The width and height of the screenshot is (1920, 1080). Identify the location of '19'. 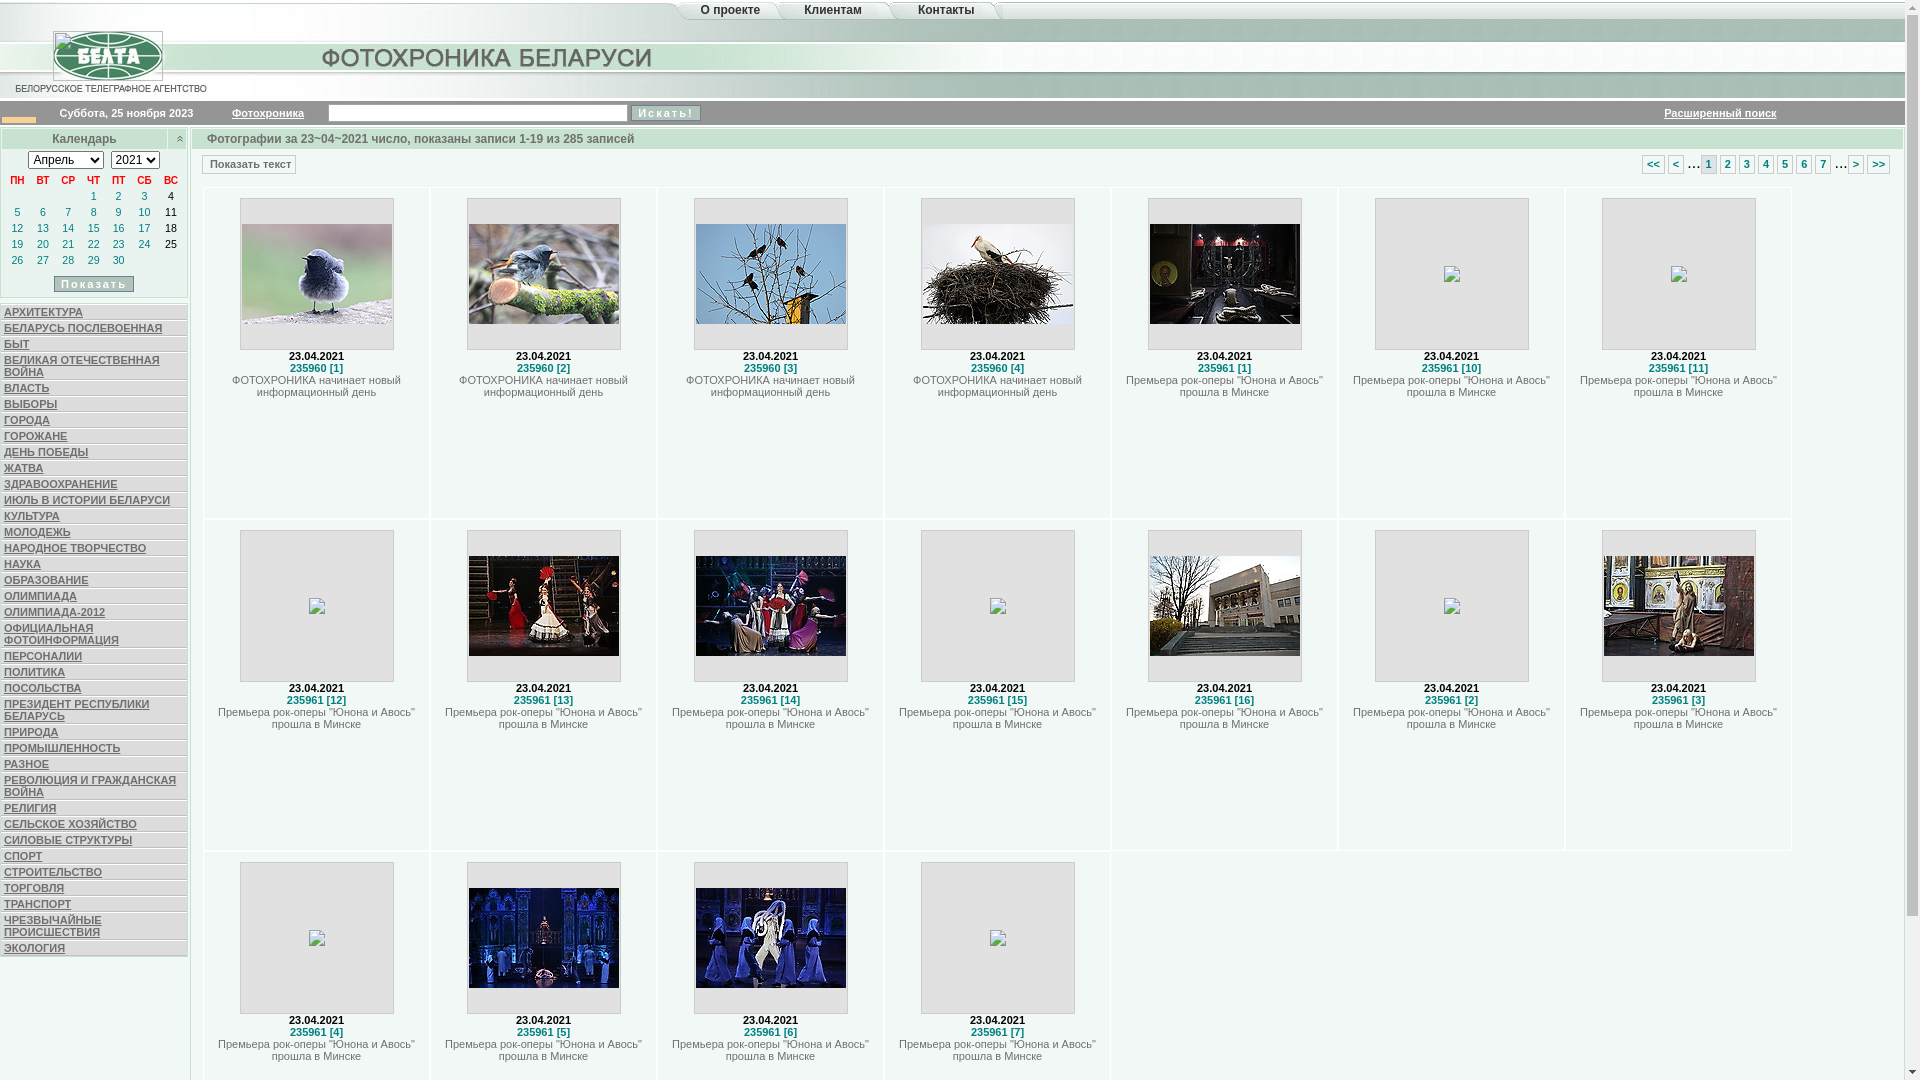
(10, 242).